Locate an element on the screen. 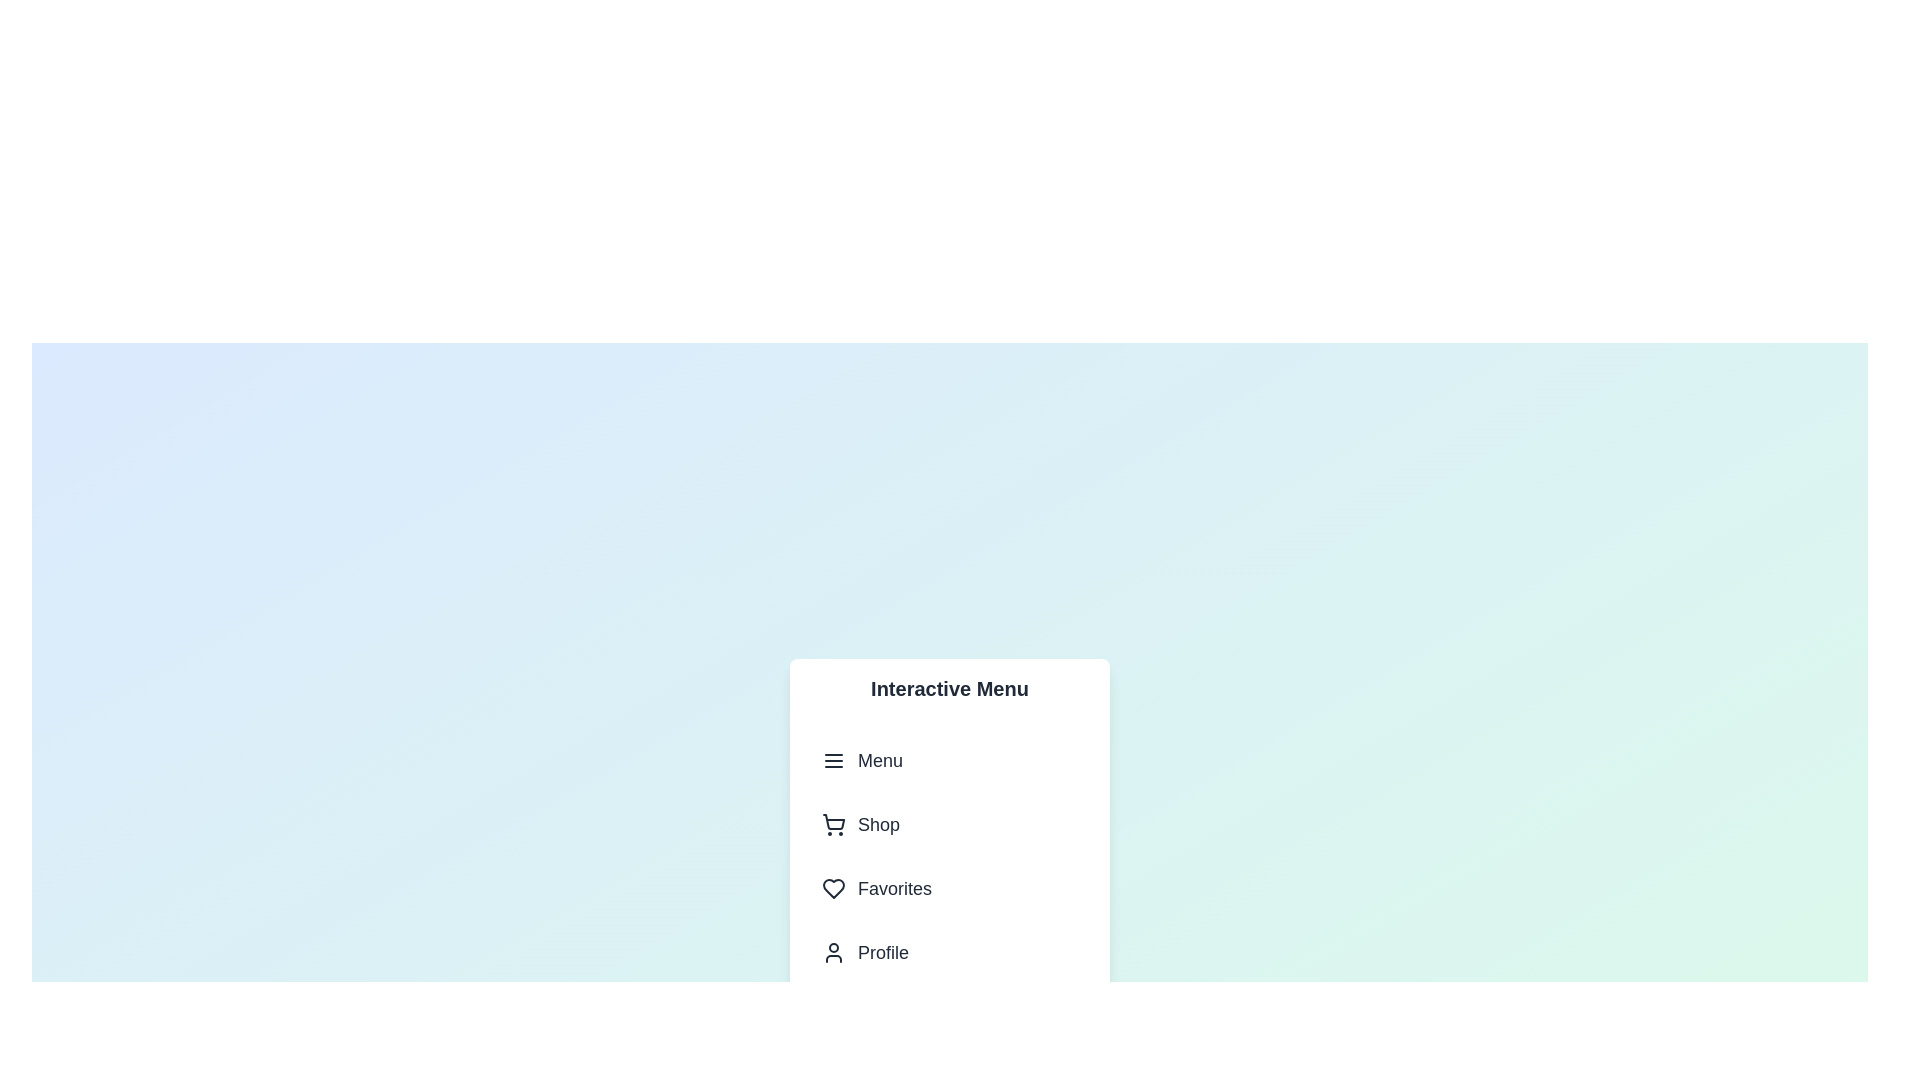  the menu item labeled Favorites to activate it is located at coordinates (949, 887).